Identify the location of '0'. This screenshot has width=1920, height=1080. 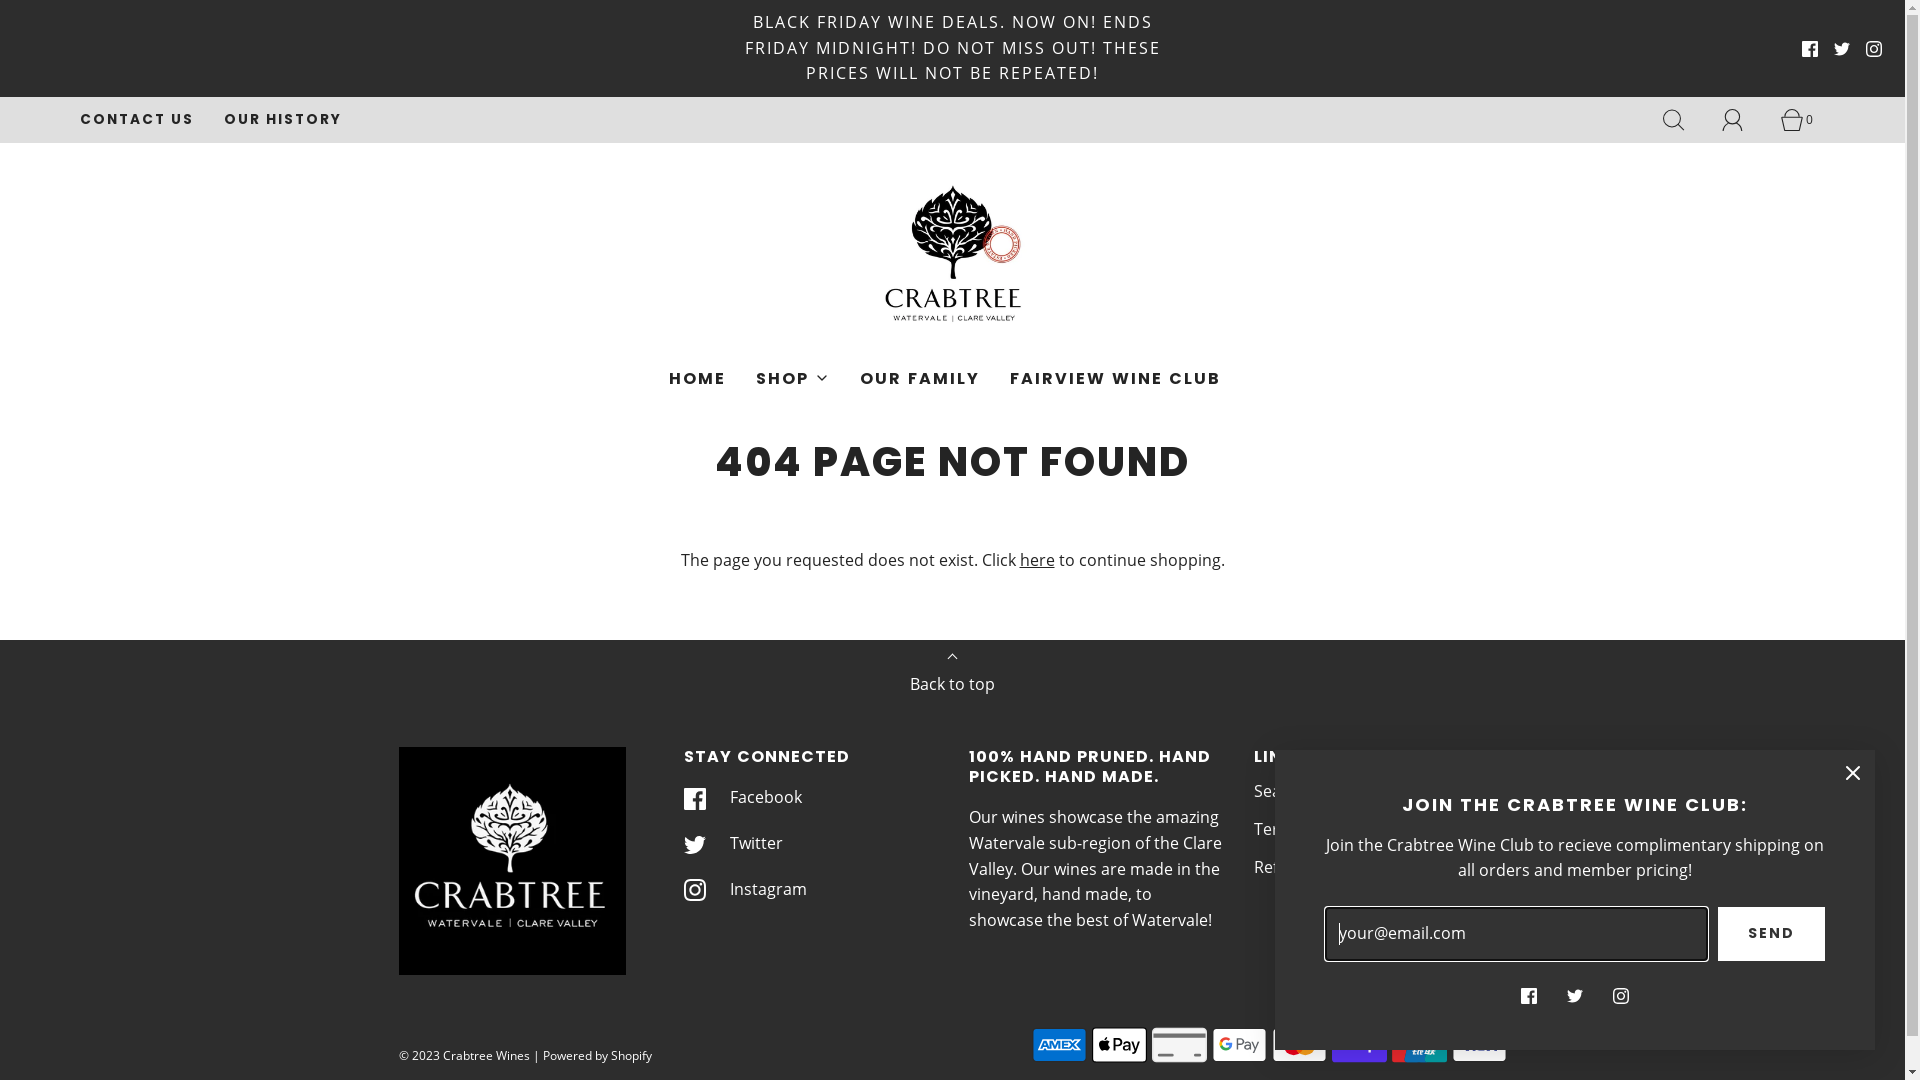
(1780, 119).